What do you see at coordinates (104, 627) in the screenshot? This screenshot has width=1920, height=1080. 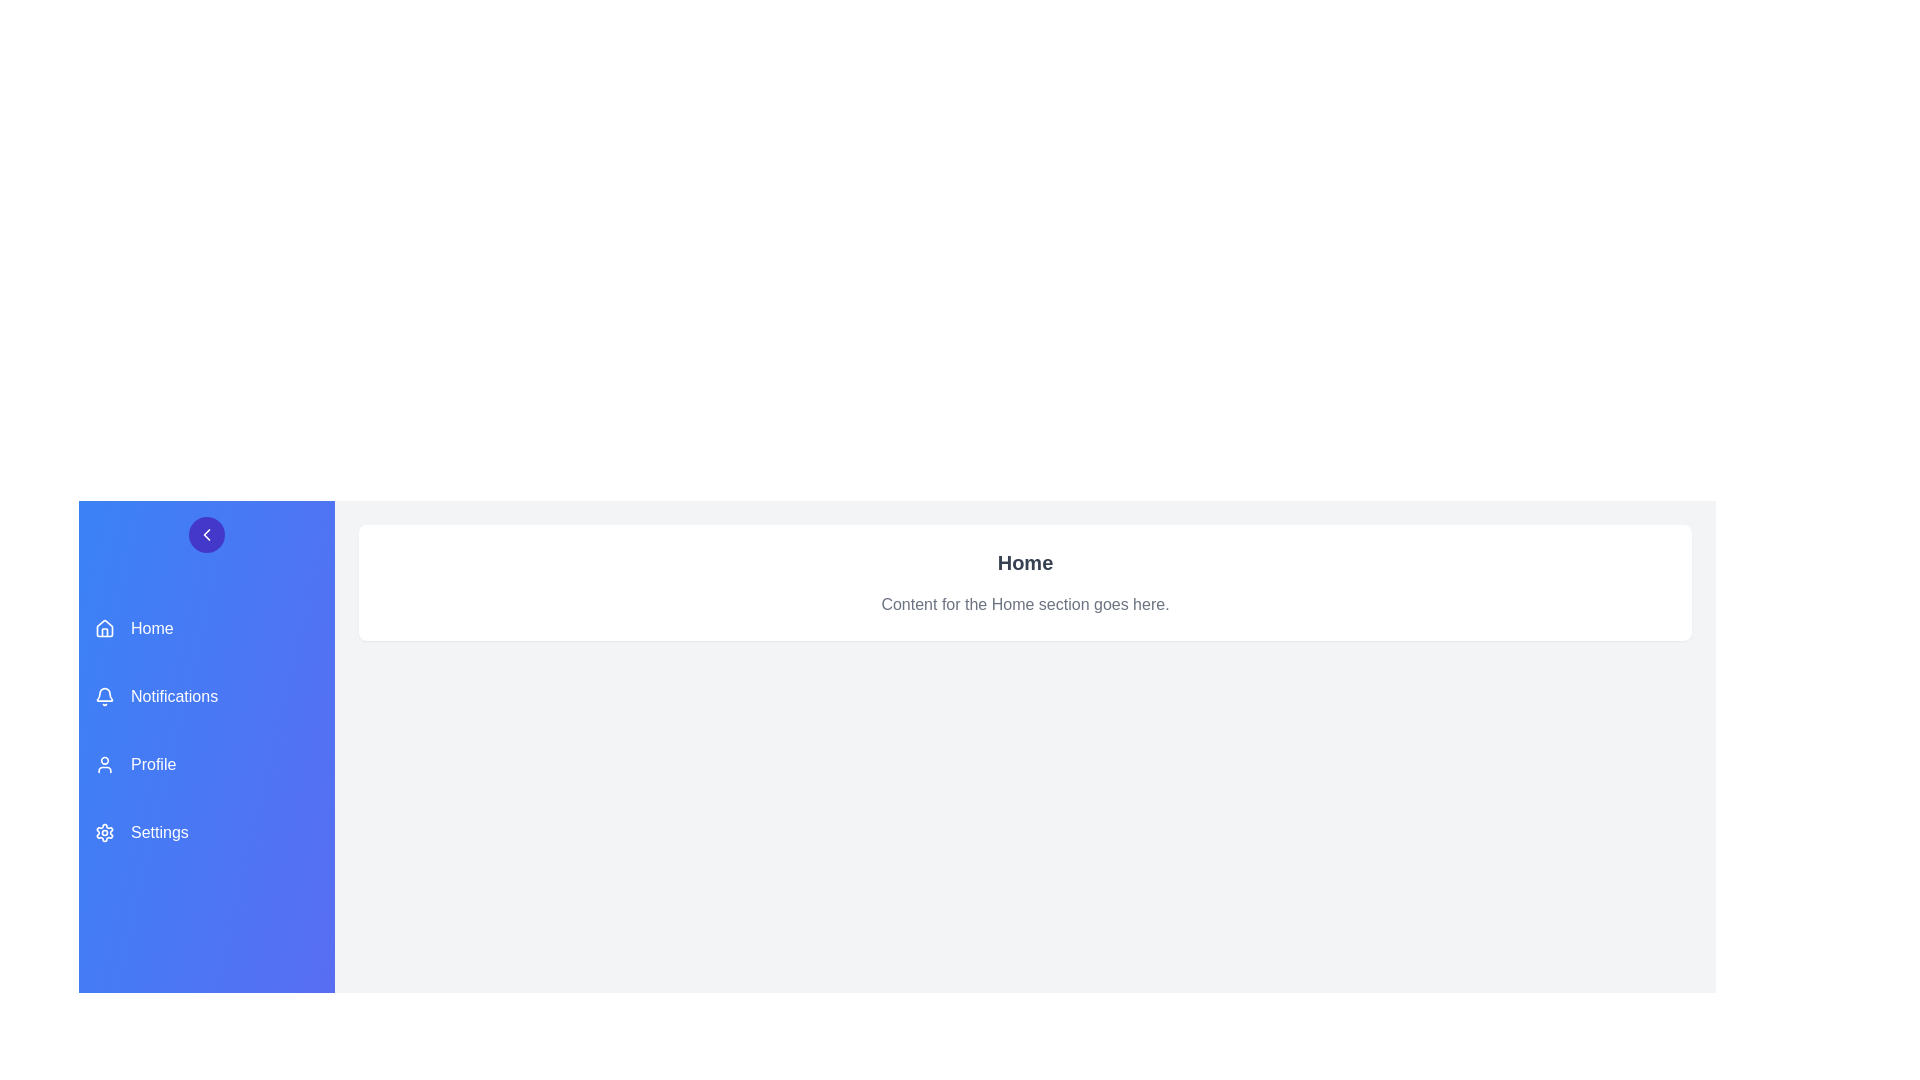 I see `the 'Home' icon located at the top of the sidebar navigation menu` at bounding box center [104, 627].